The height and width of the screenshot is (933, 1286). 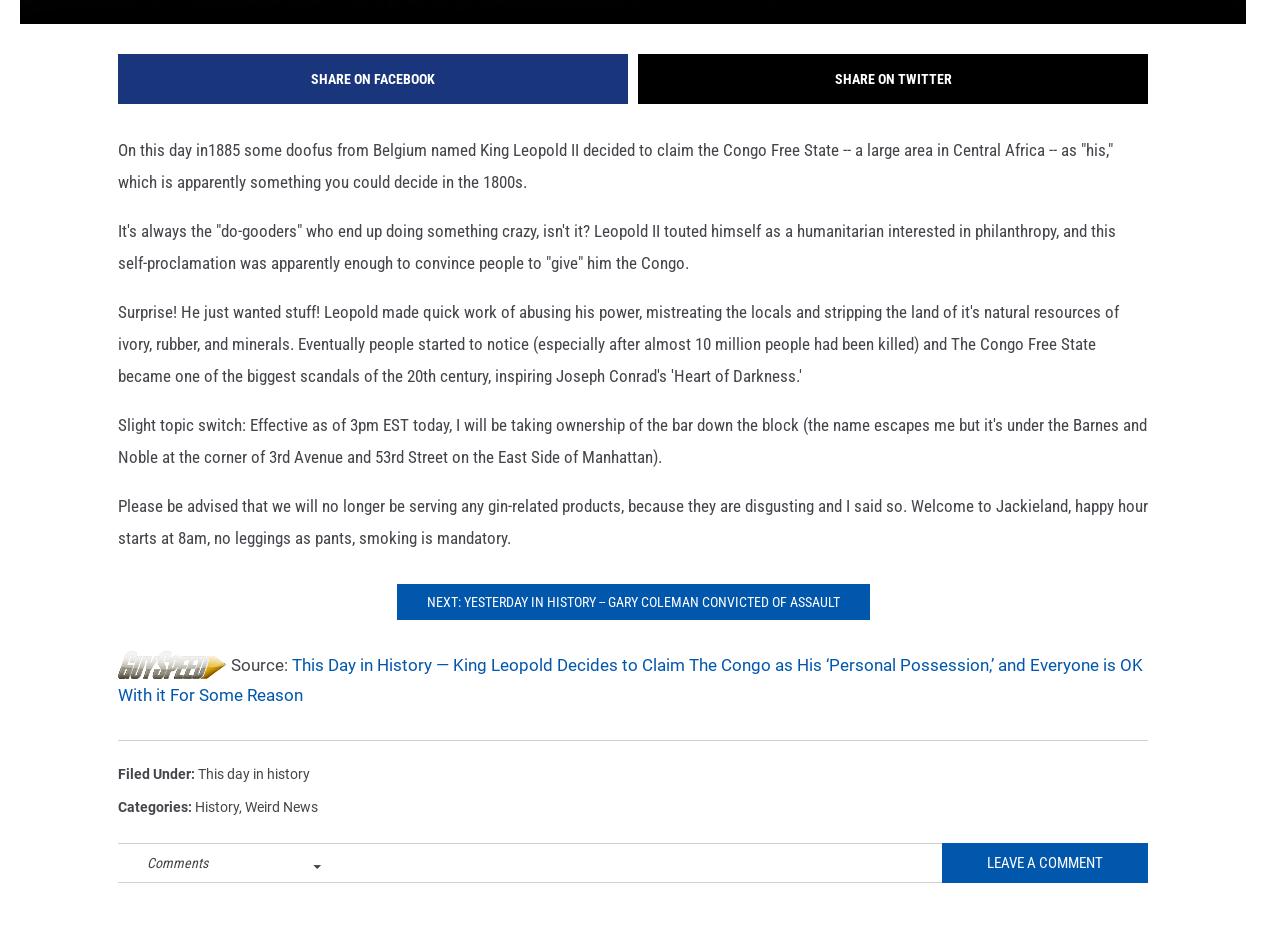 What do you see at coordinates (892, 110) in the screenshot?
I see `'Share on Twitter'` at bounding box center [892, 110].